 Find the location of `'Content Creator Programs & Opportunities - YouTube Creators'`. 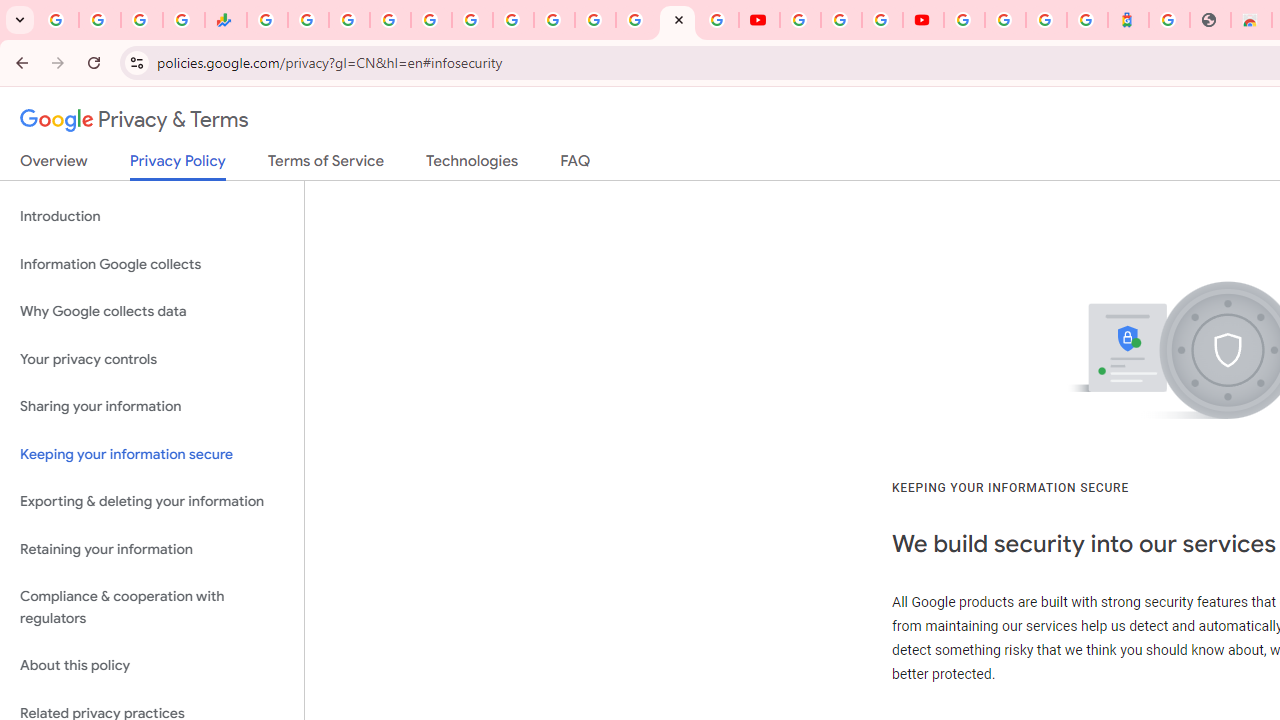

'Content Creator Programs & Opportunities - YouTube Creators' is located at coordinates (922, 20).